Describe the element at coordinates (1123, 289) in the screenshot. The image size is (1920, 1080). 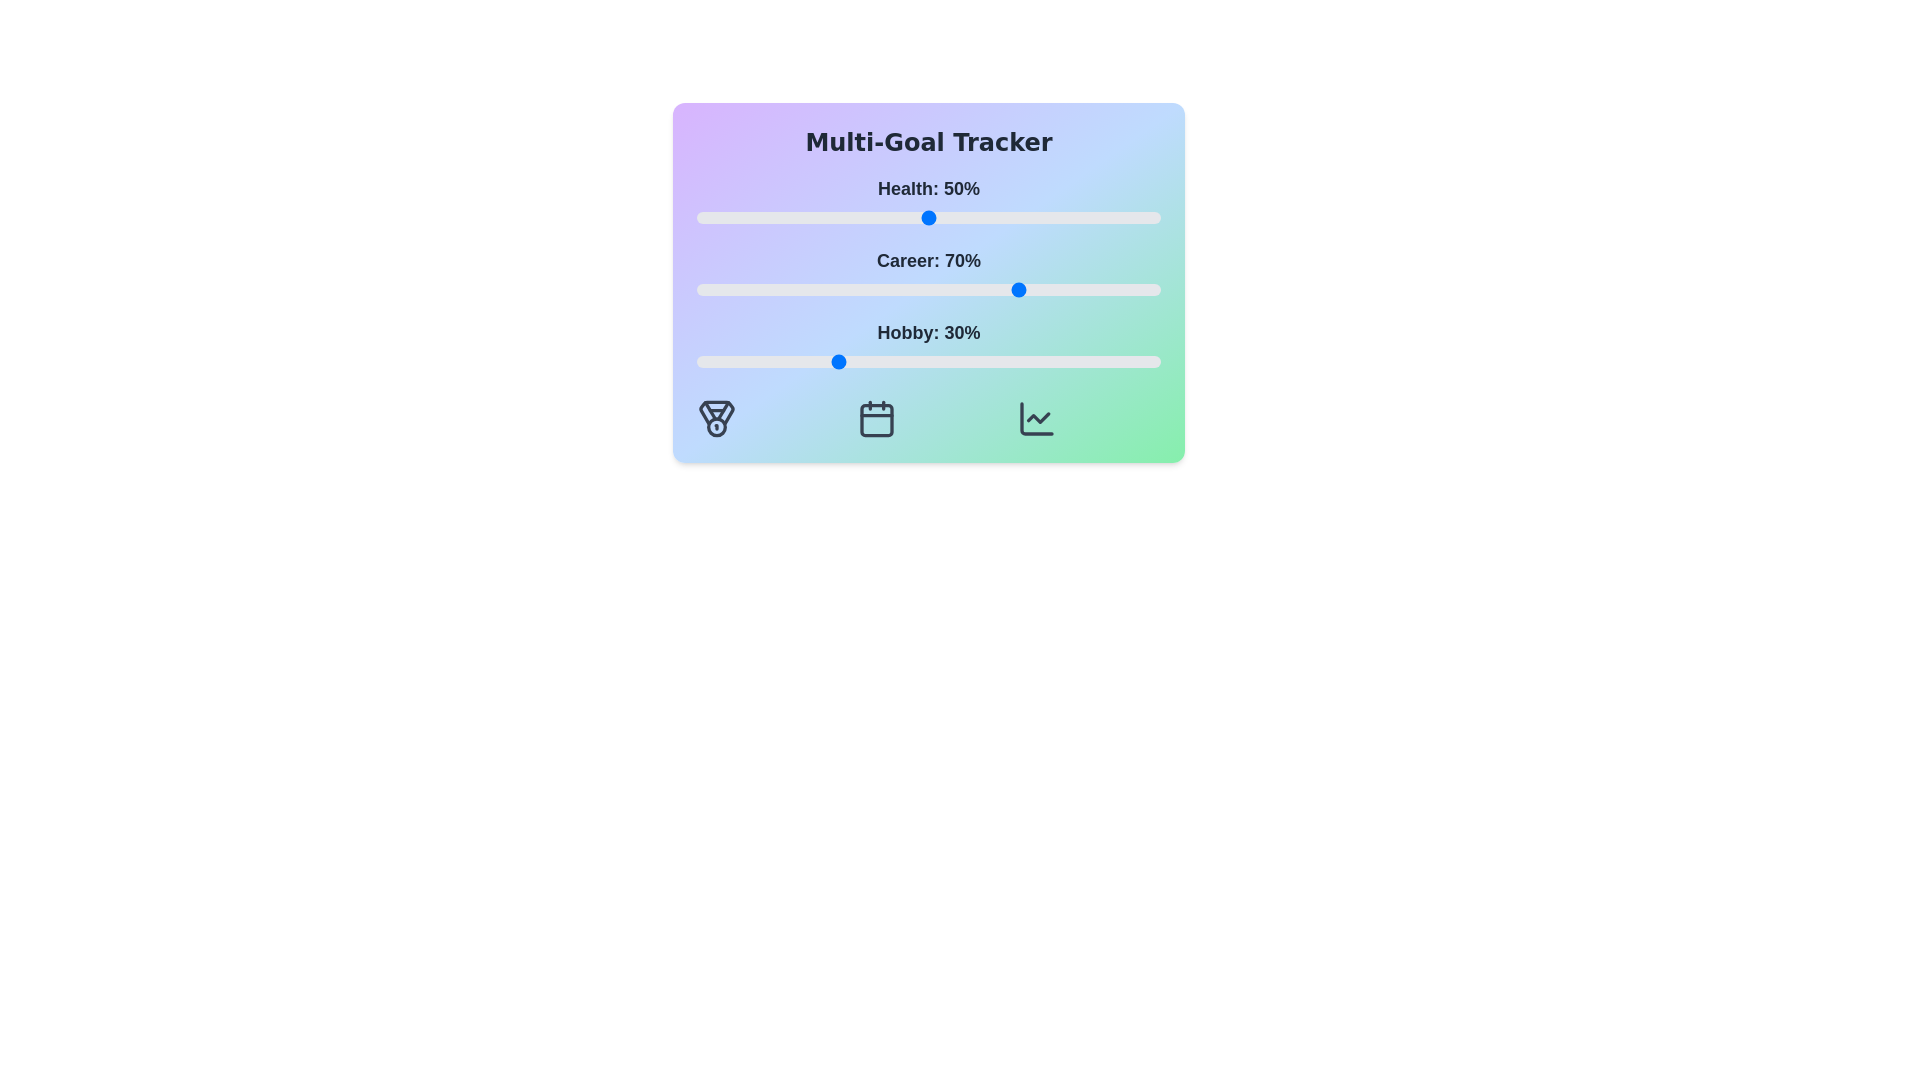
I see `the 'Career' slider to 92%` at that location.